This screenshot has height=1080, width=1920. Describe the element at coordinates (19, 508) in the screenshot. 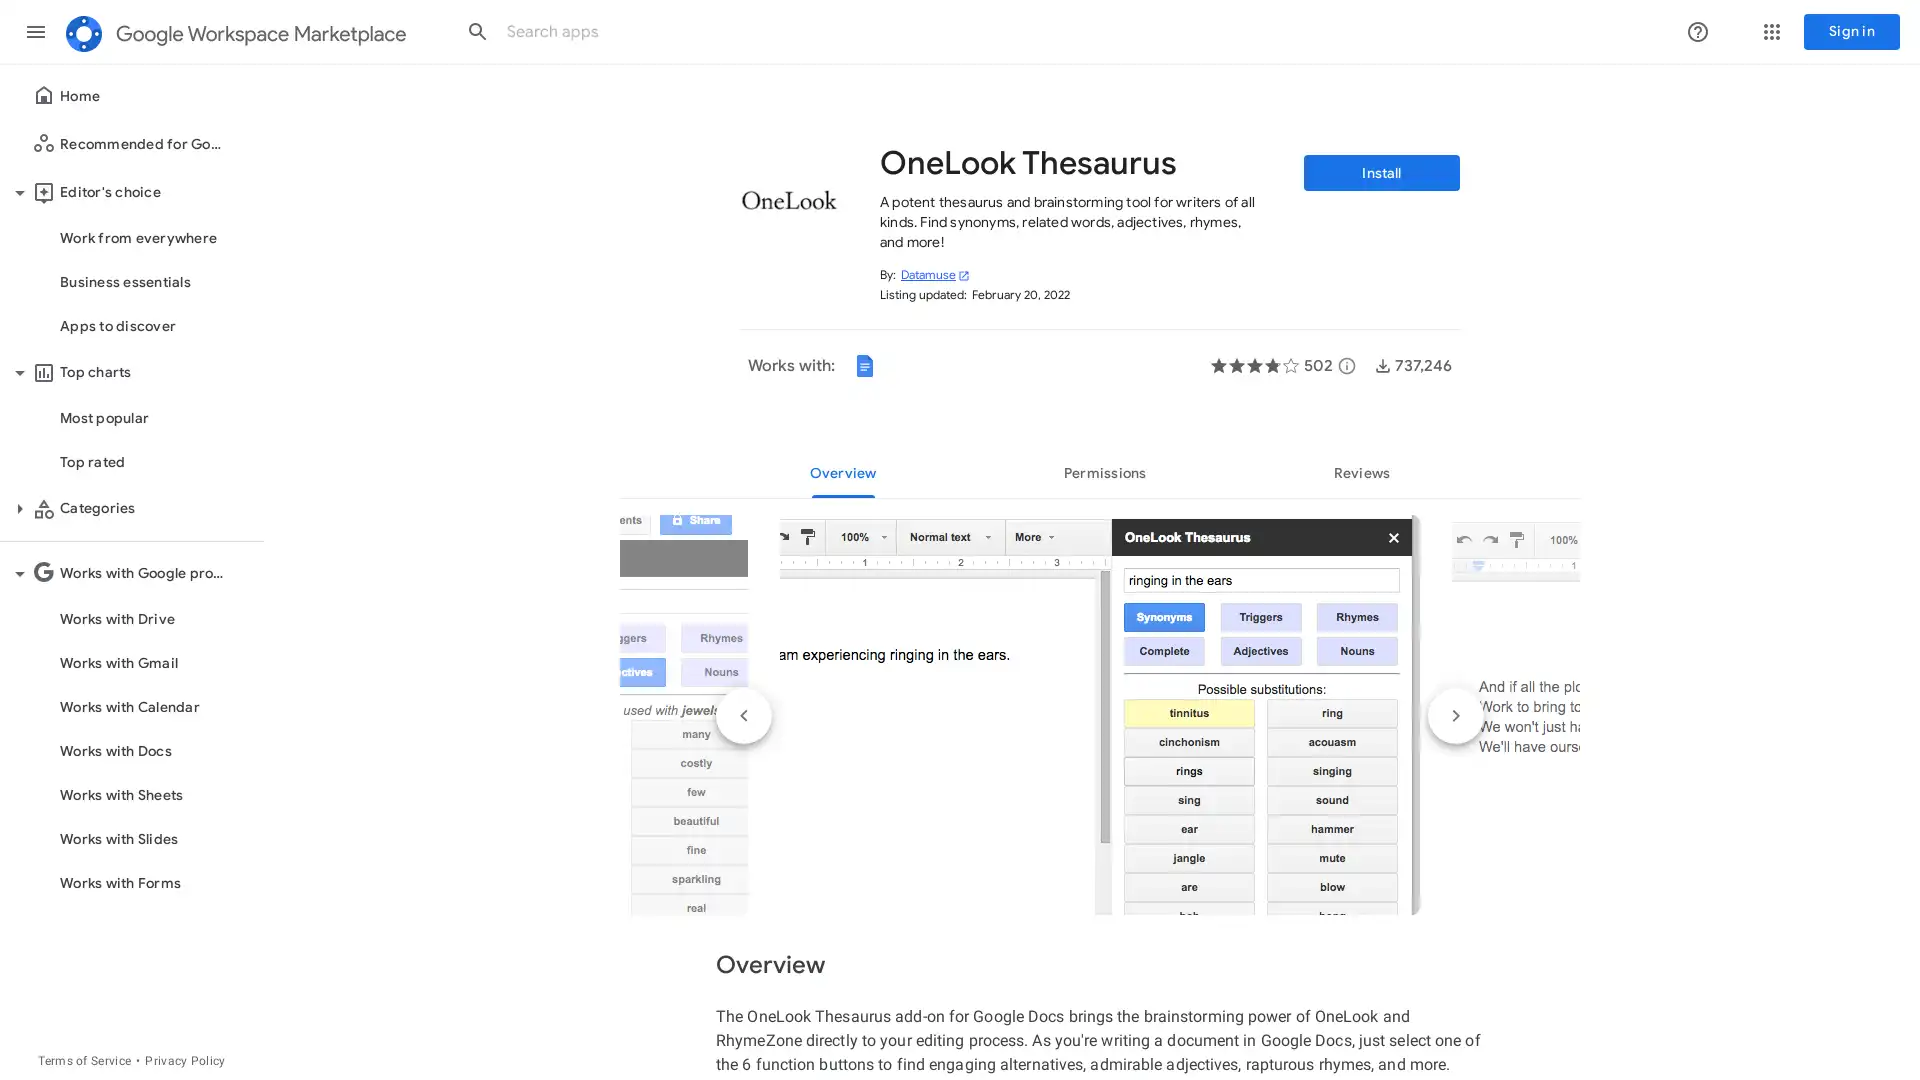

I see `Categories` at that location.